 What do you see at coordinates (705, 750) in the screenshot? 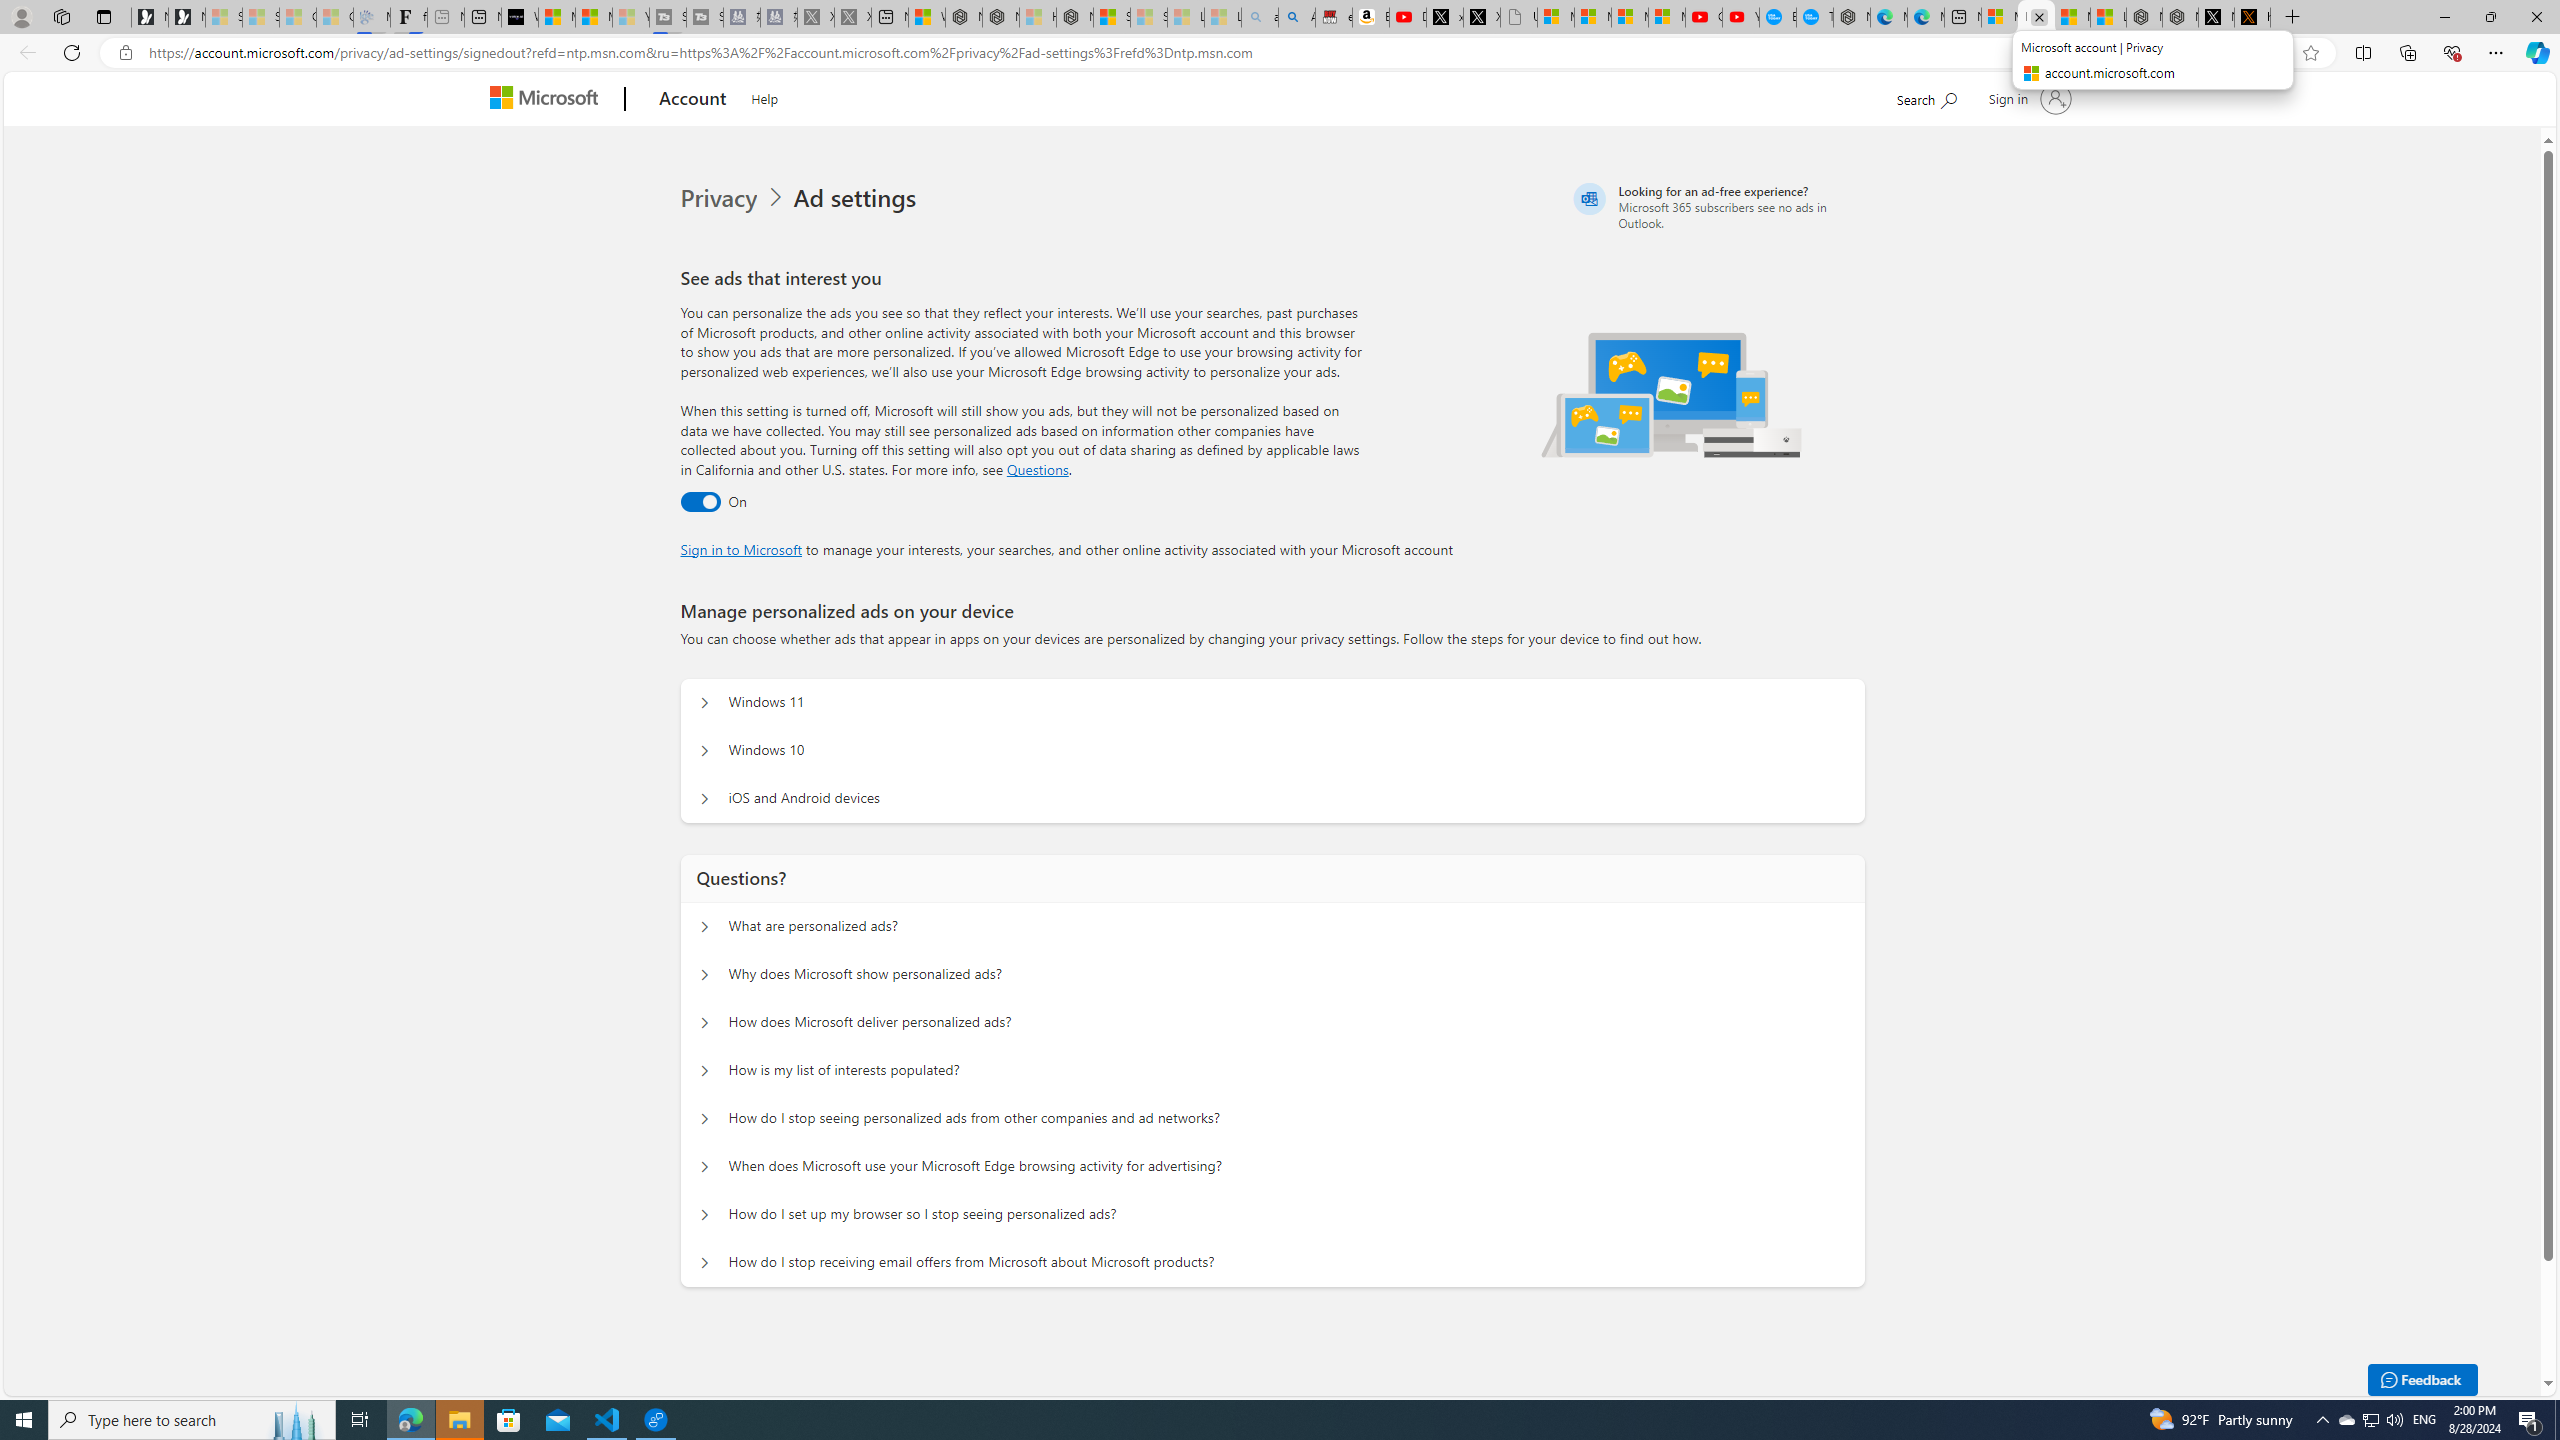
I see `'Manage personalized ads on your device Windows 10'` at bounding box center [705, 750].